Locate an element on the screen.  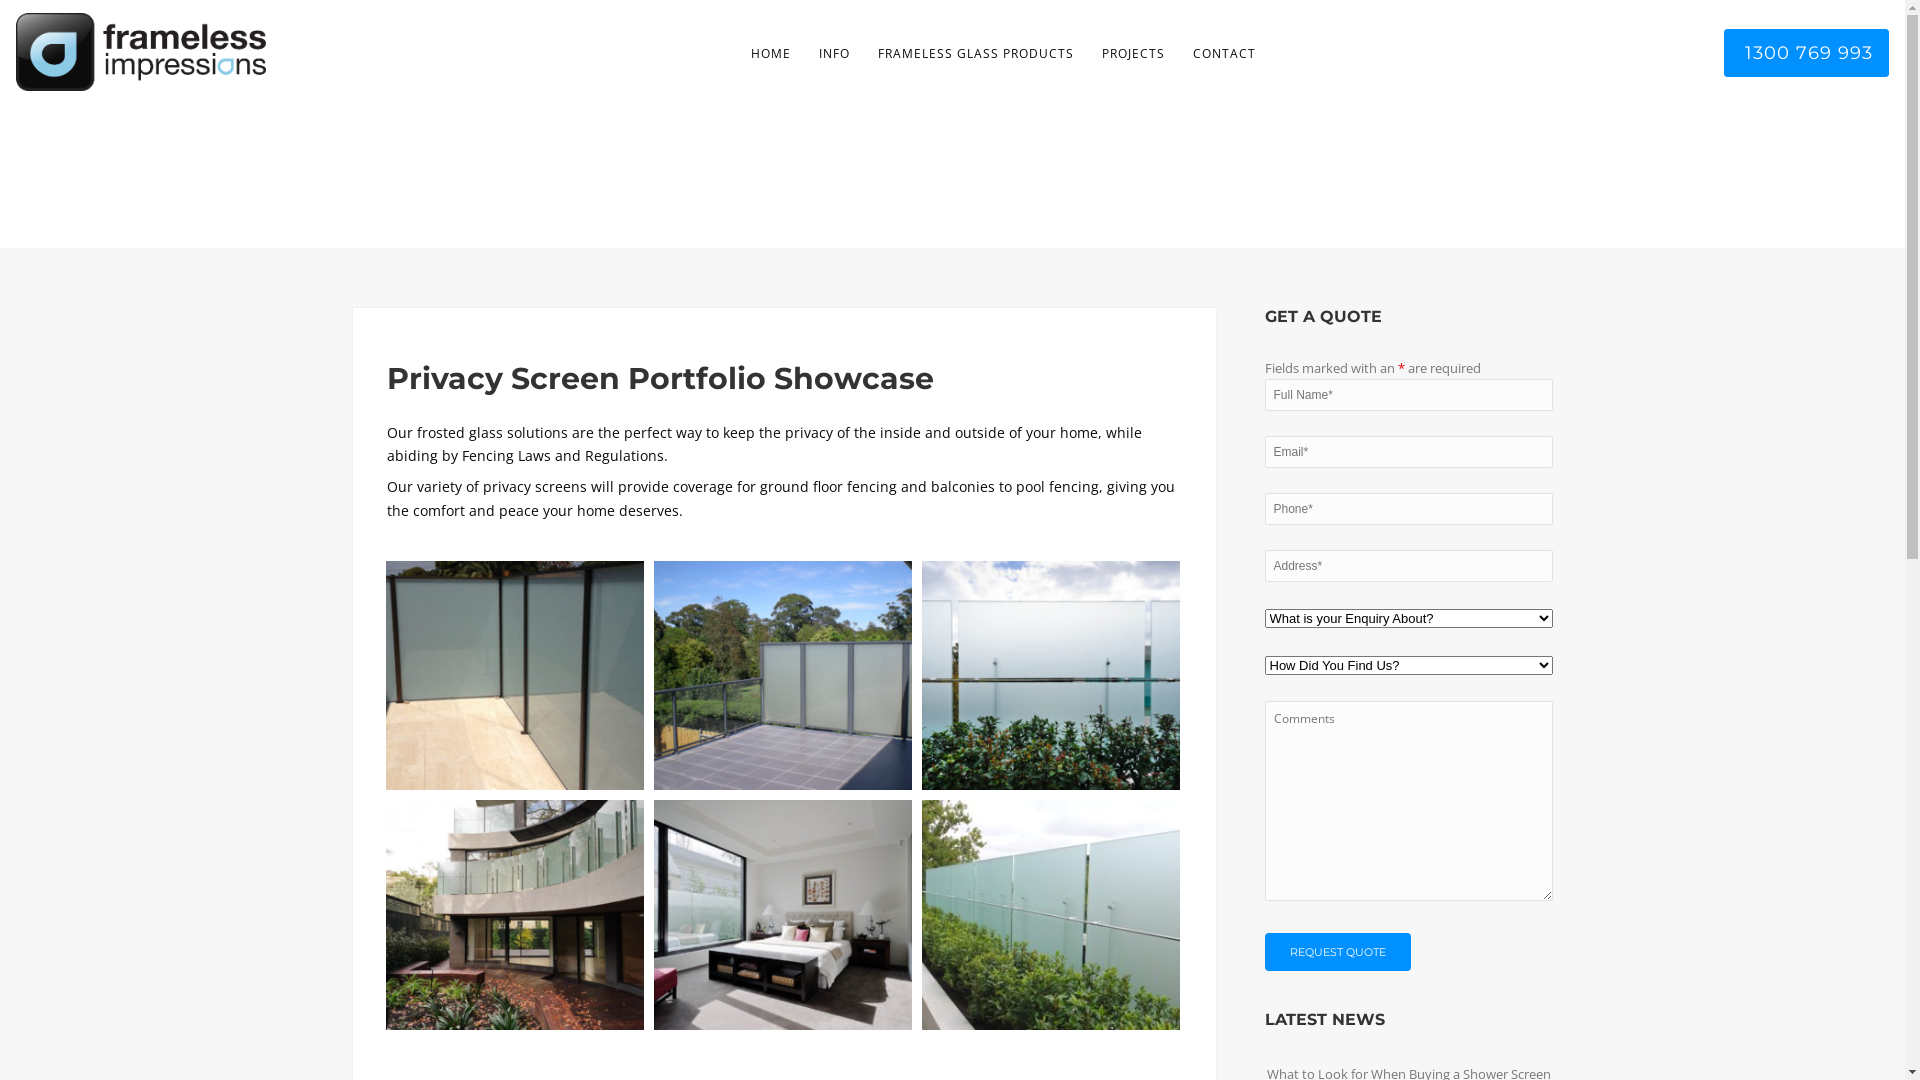
'INFO' is located at coordinates (833, 53).